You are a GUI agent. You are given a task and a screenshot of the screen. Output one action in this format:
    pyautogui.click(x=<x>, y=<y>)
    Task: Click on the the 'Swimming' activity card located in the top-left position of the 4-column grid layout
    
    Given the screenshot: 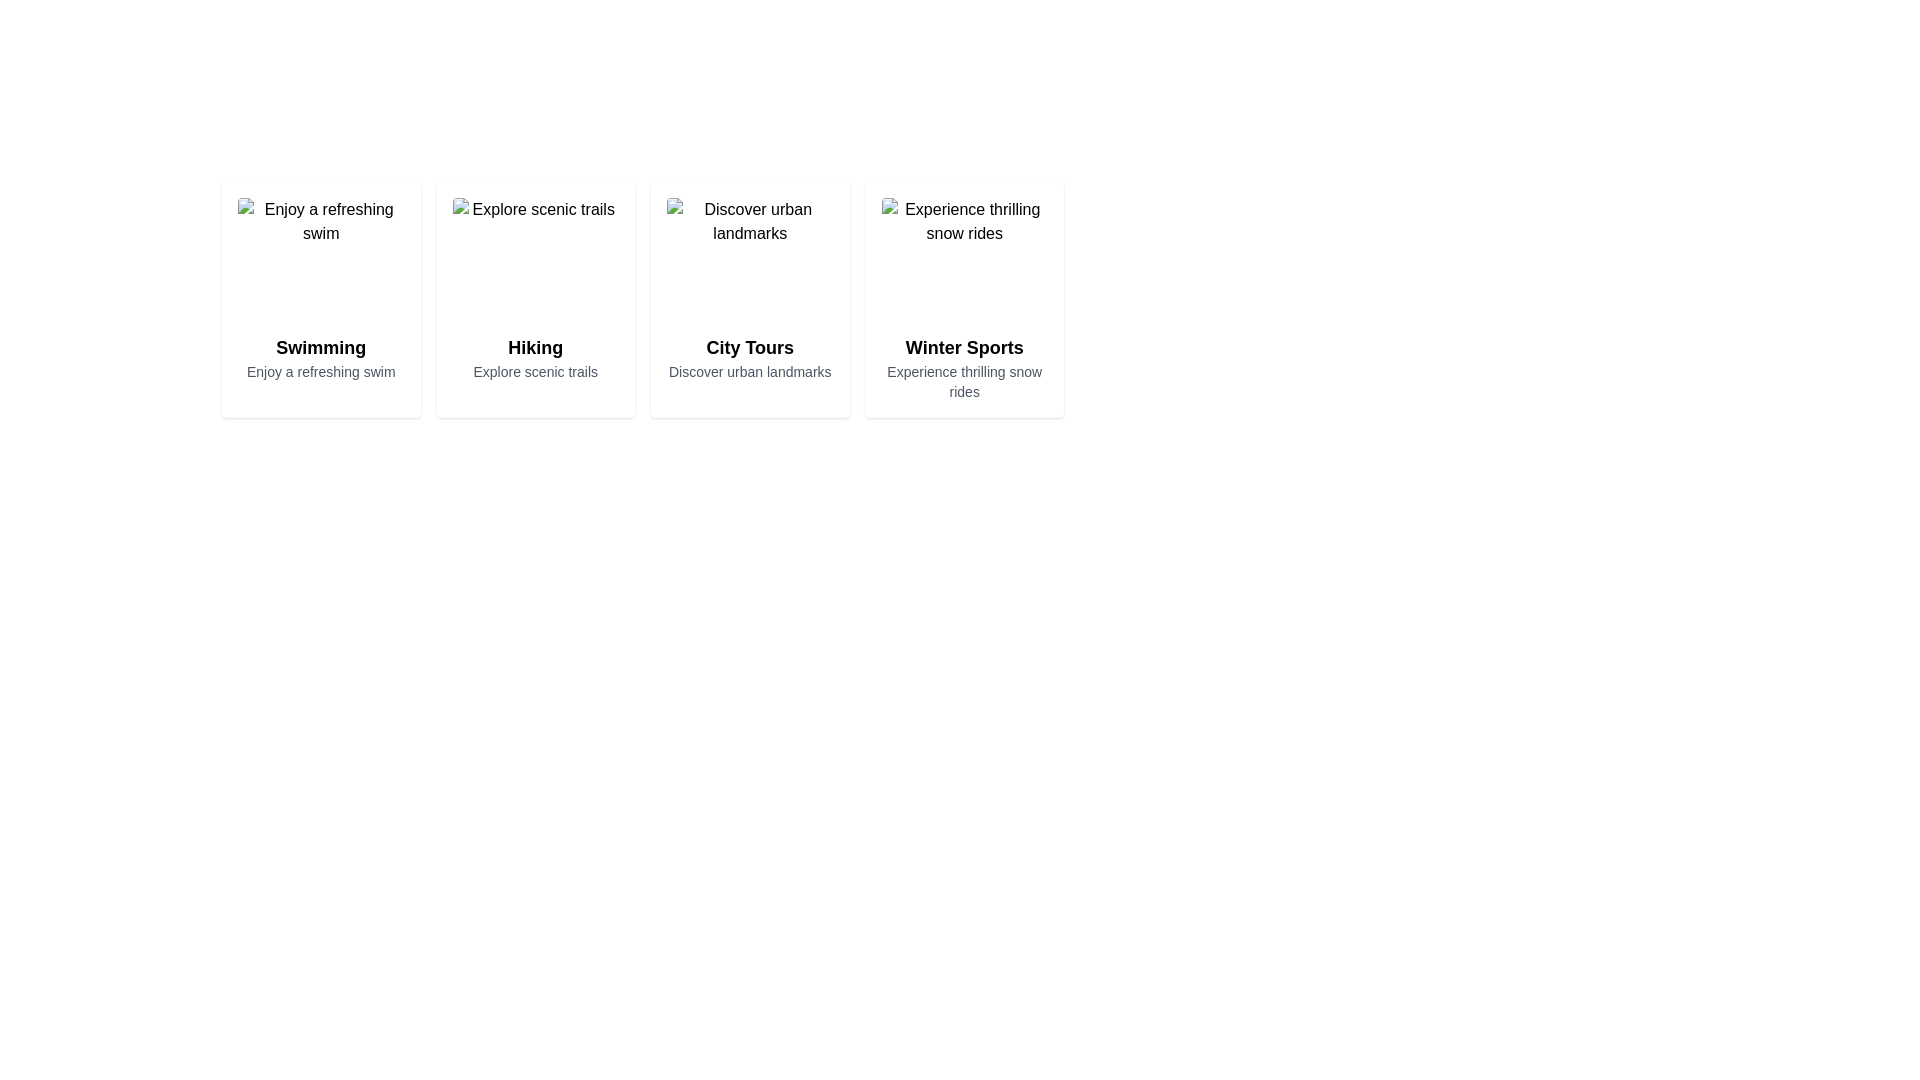 What is the action you would take?
    pyautogui.click(x=321, y=300)
    